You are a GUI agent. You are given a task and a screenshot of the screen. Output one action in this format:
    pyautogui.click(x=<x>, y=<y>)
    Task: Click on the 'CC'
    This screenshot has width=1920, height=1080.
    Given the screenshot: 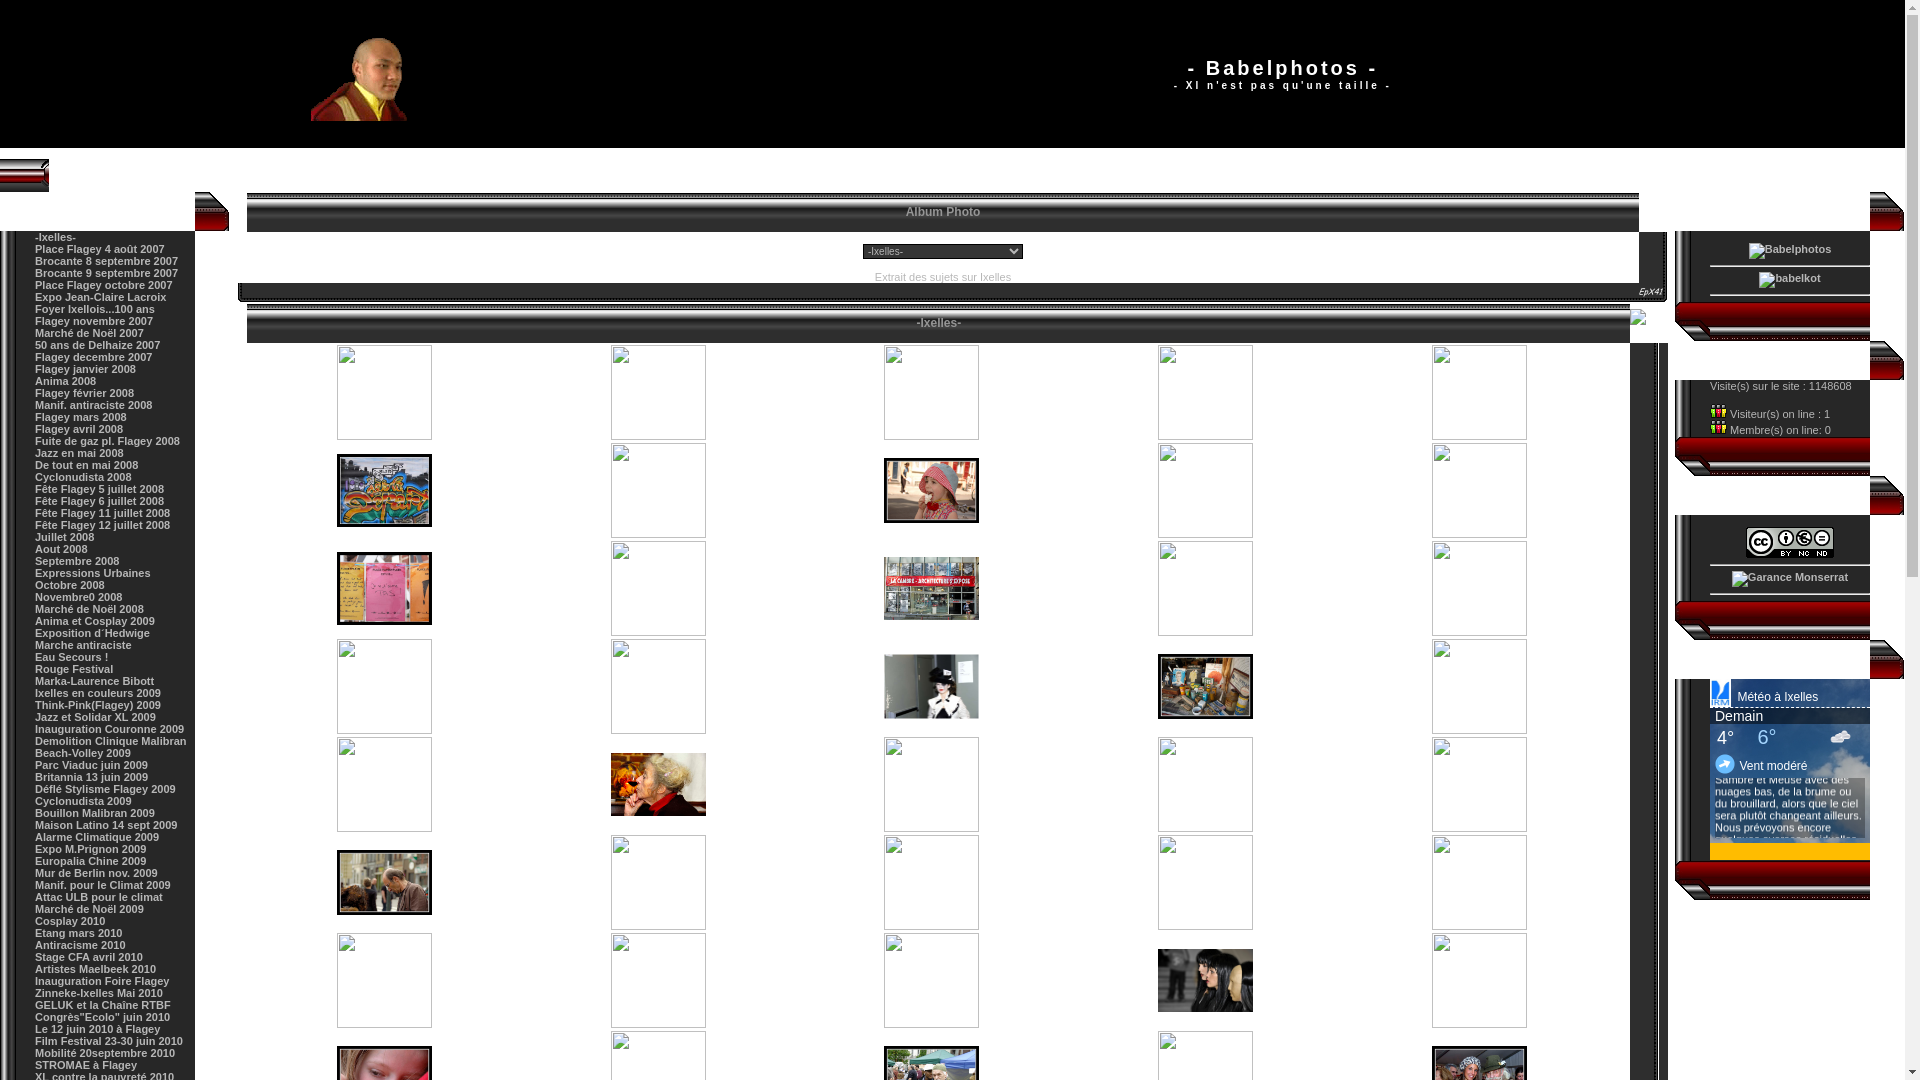 What is the action you would take?
    pyautogui.click(x=1790, y=542)
    